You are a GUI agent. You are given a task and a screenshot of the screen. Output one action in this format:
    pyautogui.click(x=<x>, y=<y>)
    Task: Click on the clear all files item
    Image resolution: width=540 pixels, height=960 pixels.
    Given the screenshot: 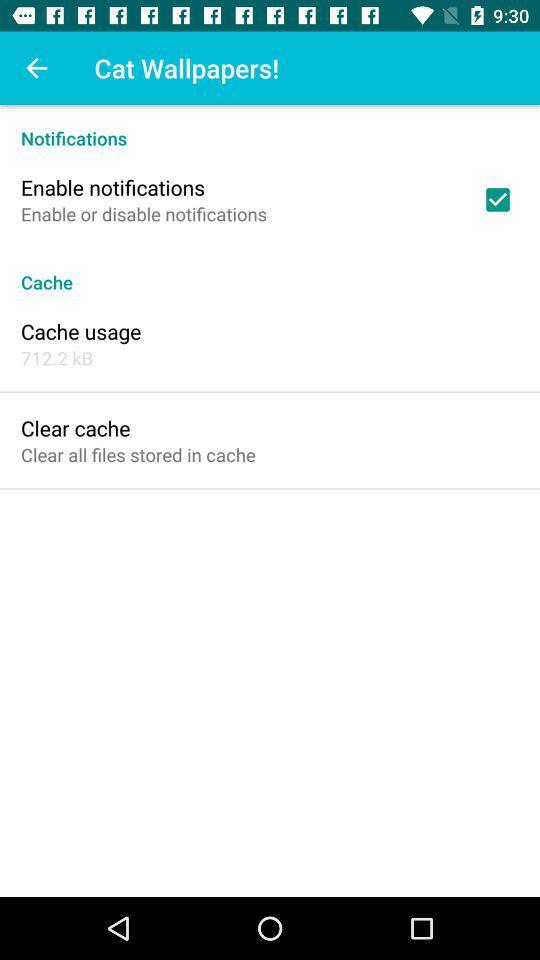 What is the action you would take?
    pyautogui.click(x=137, y=454)
    